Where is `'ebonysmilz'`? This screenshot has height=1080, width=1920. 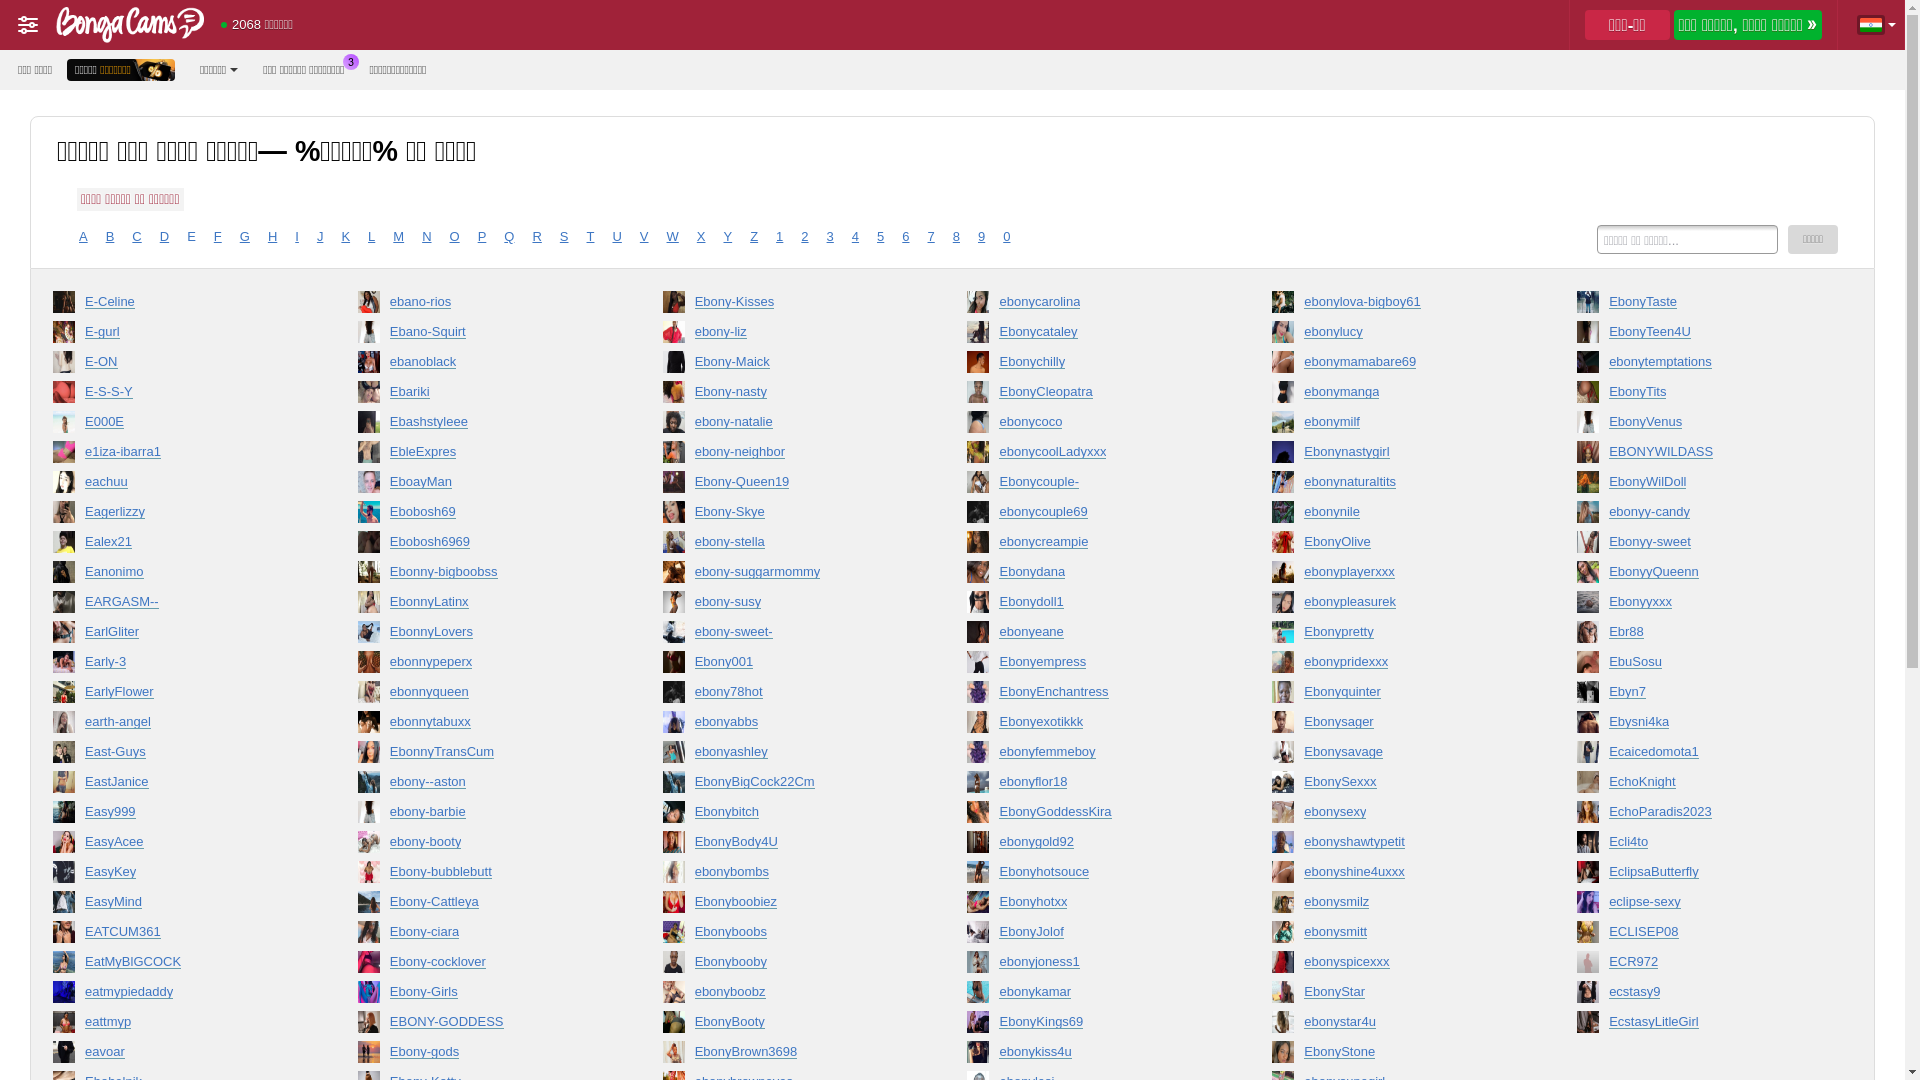 'ebonysmilz' is located at coordinates (1395, 906).